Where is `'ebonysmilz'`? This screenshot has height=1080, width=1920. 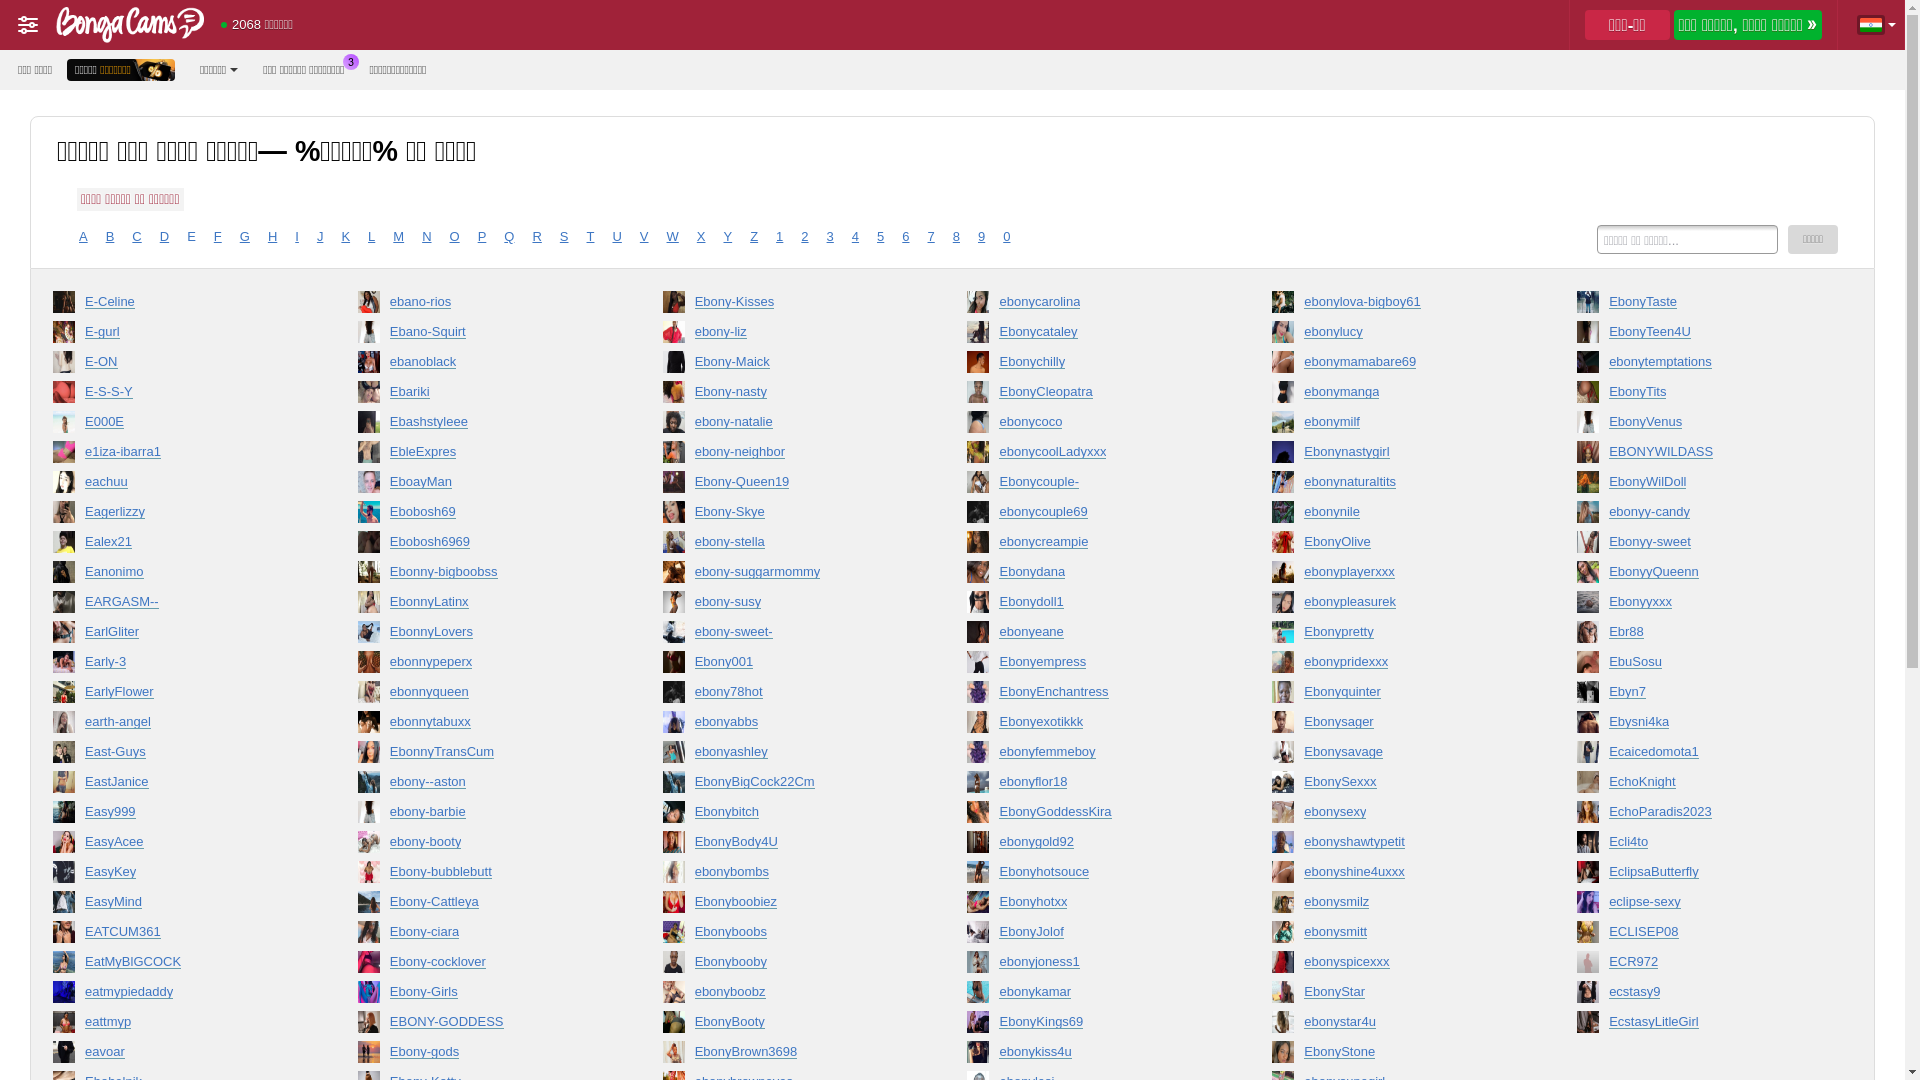 'ebonysmilz' is located at coordinates (1395, 906).